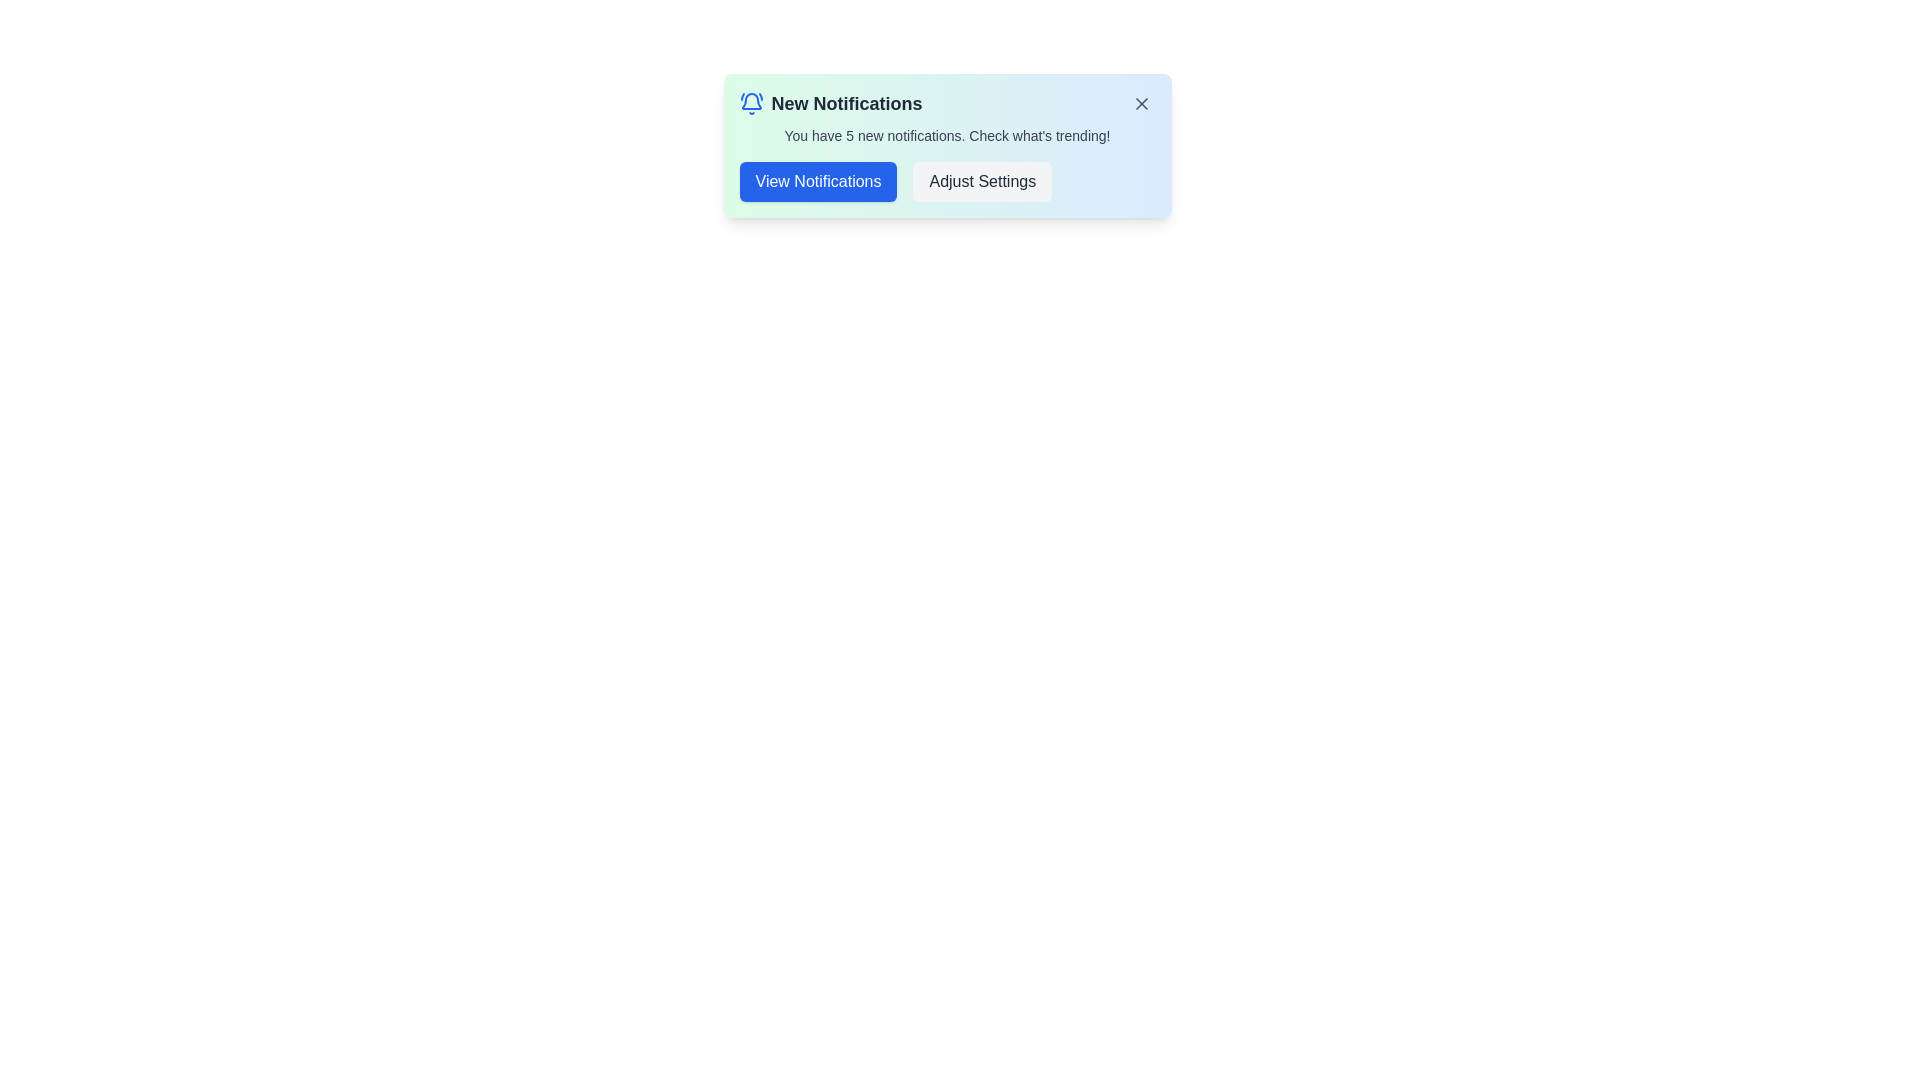 This screenshot has width=1920, height=1080. I want to click on the 'X' button to dismiss the notification alert, so click(1141, 104).